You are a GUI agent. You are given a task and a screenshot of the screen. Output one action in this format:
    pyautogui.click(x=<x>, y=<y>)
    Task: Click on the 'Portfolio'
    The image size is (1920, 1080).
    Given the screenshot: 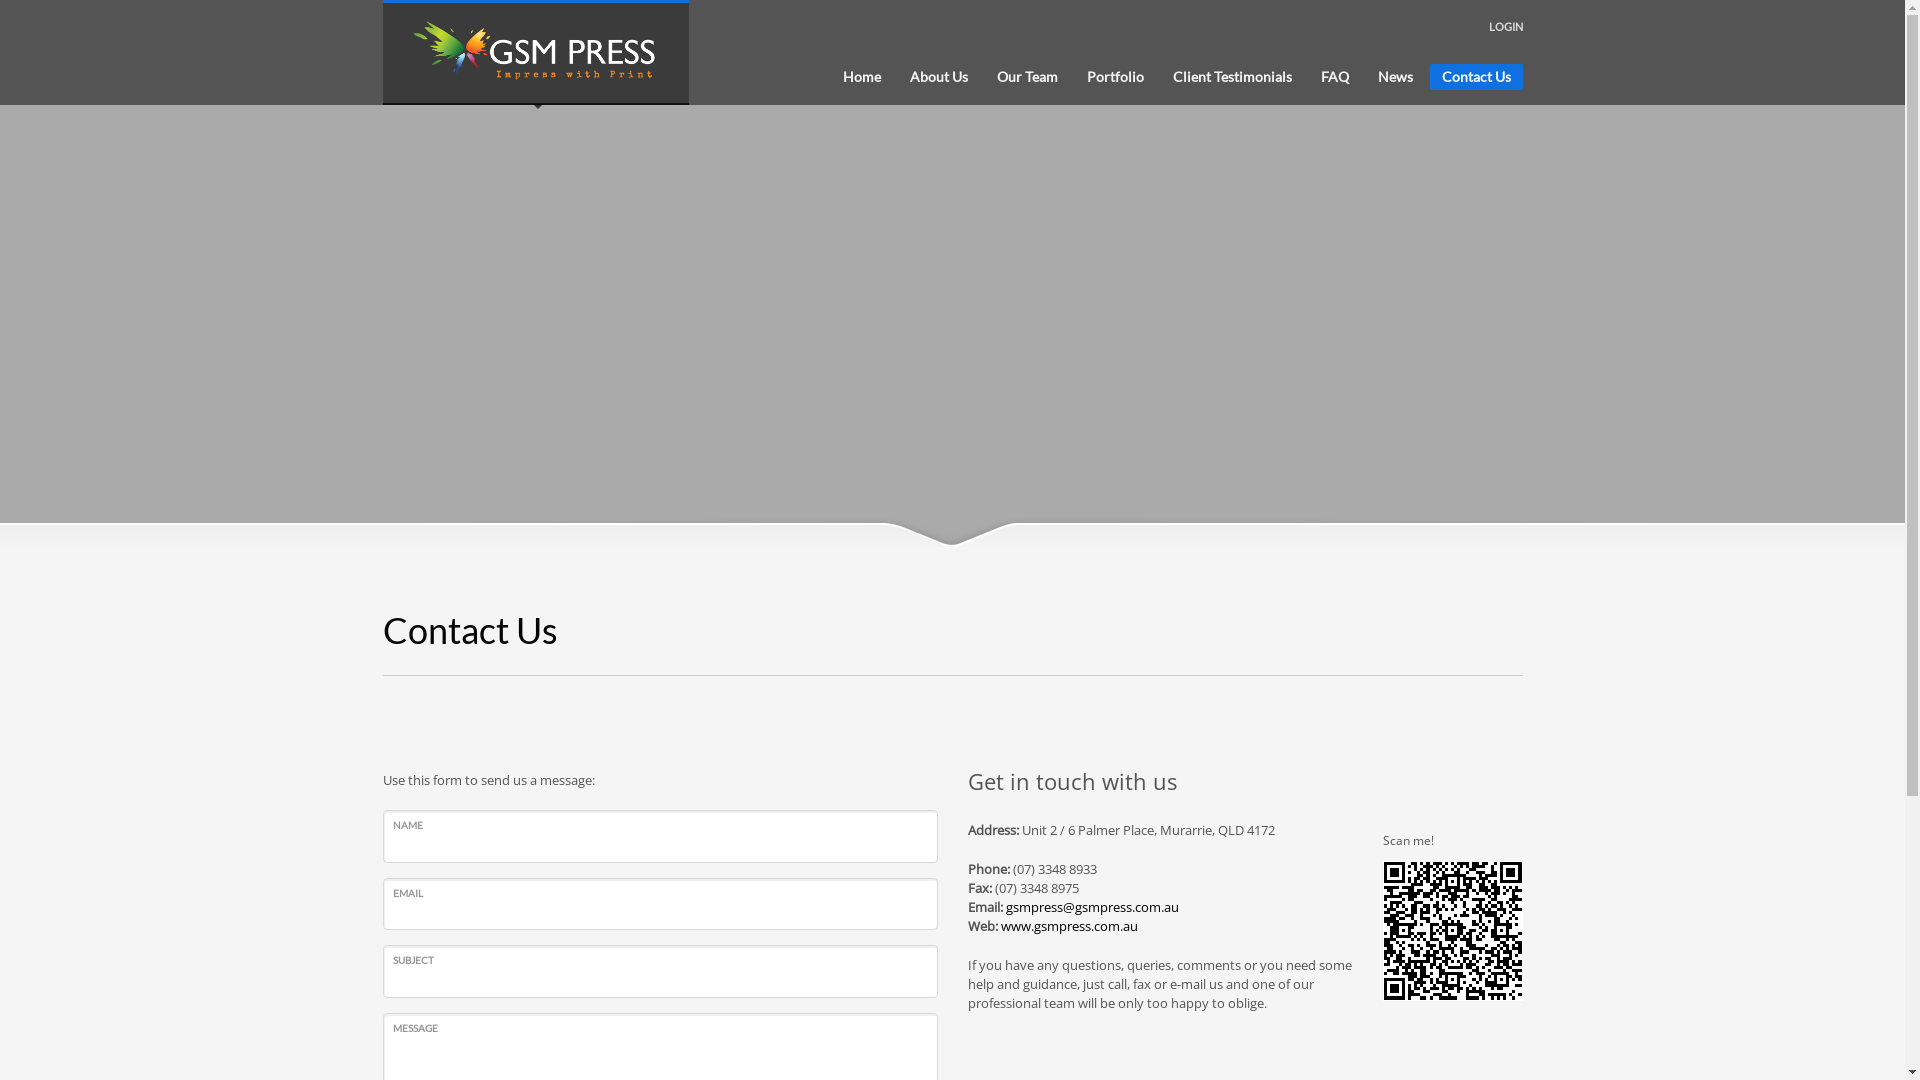 What is the action you would take?
    pyautogui.click(x=1113, y=76)
    